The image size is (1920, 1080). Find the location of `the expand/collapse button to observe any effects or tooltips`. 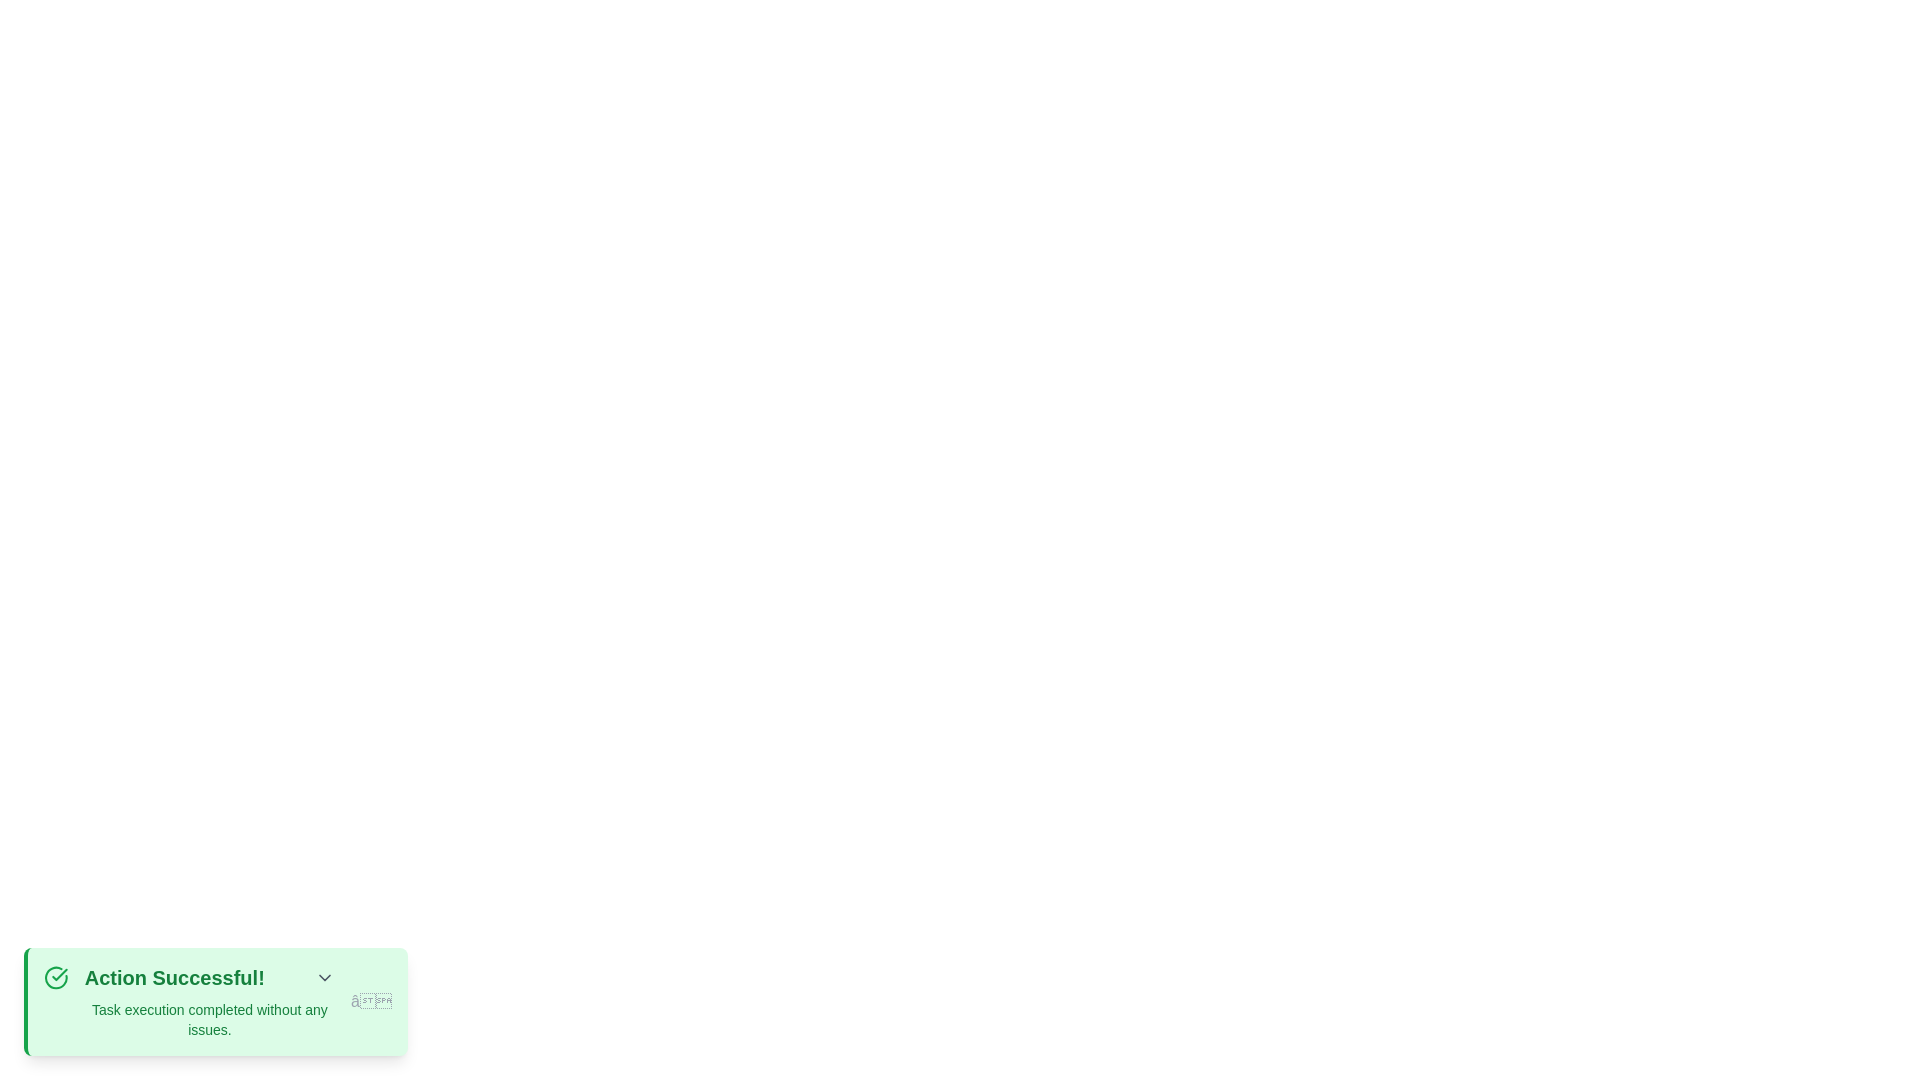

the expand/collapse button to observe any effects or tooltips is located at coordinates (325, 977).